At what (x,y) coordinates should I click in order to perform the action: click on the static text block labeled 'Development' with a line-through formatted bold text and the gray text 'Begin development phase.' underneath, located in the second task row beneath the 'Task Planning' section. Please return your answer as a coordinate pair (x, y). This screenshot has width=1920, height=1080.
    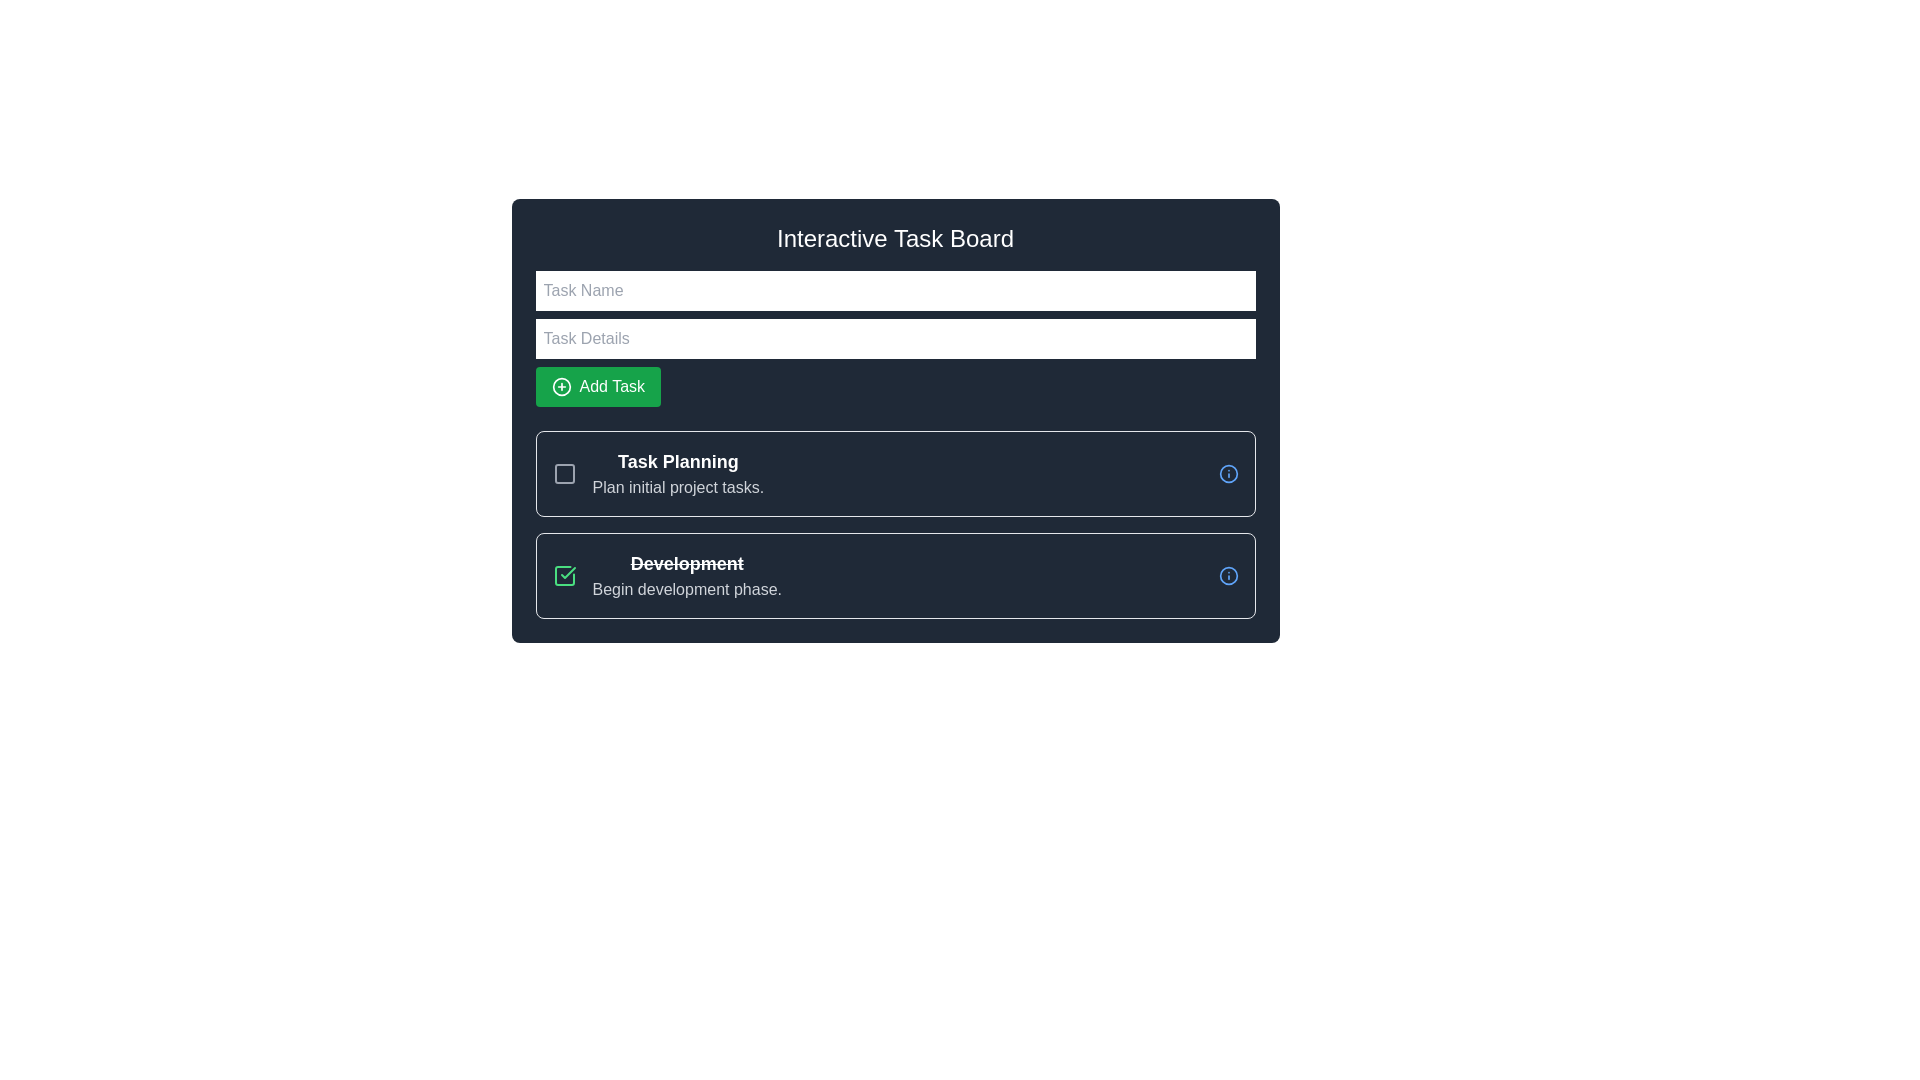
    Looking at the image, I should click on (687, 575).